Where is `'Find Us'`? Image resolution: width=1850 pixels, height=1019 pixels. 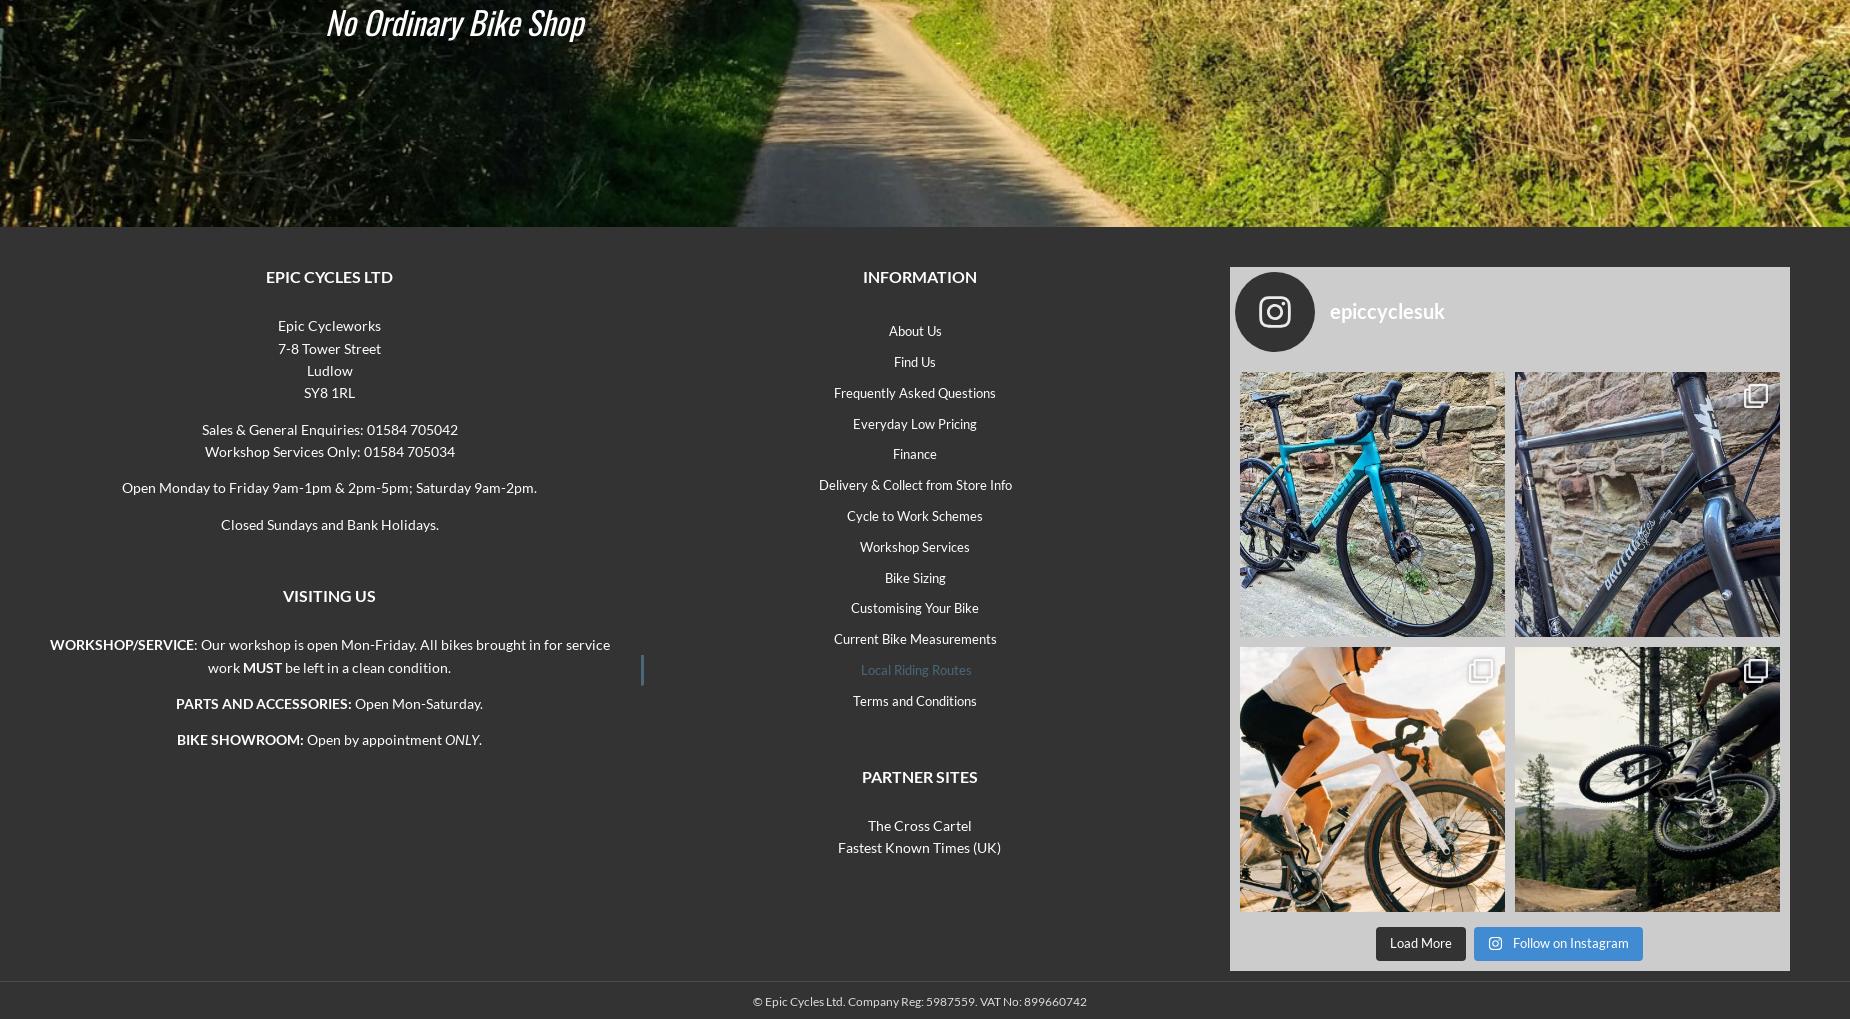
'Find Us' is located at coordinates (915, 362).